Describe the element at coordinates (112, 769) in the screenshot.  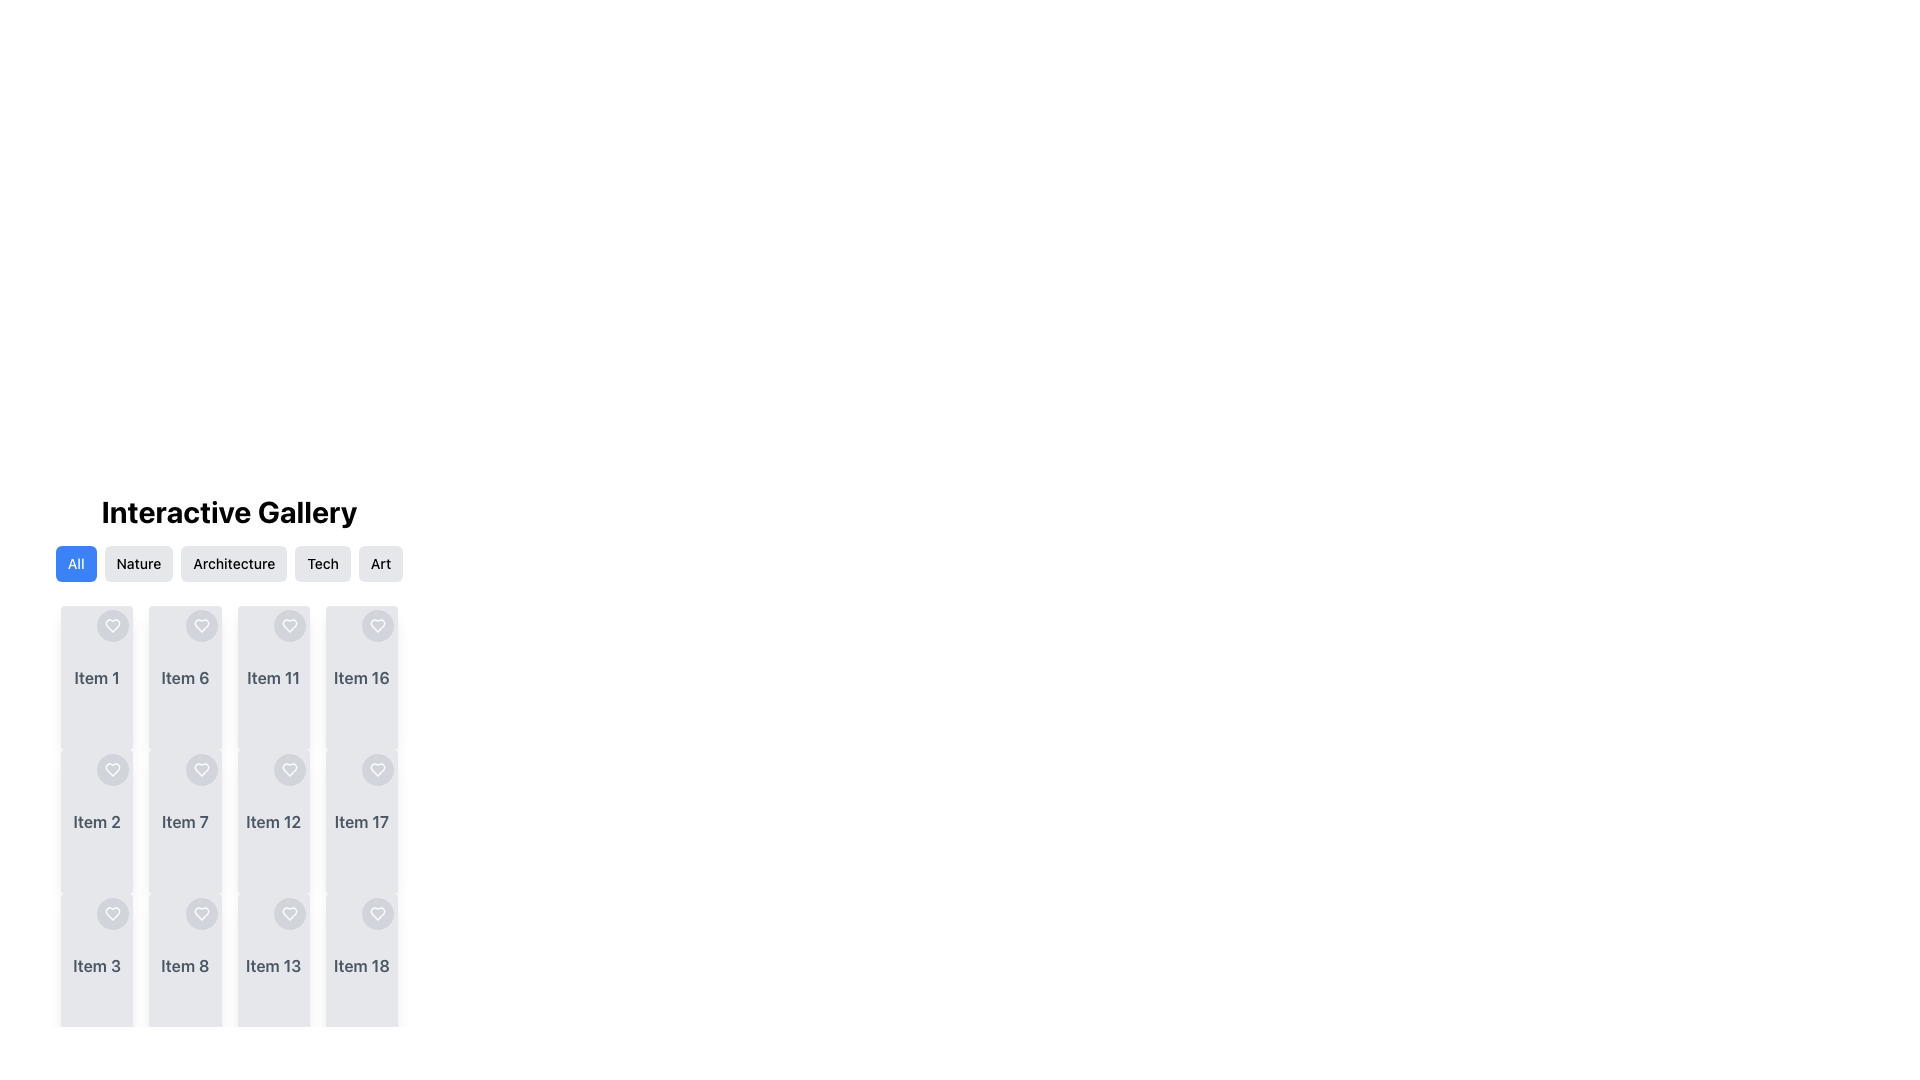
I see `the heart icon in the first column's second cell, which is associated with 'Item 2'` at that location.